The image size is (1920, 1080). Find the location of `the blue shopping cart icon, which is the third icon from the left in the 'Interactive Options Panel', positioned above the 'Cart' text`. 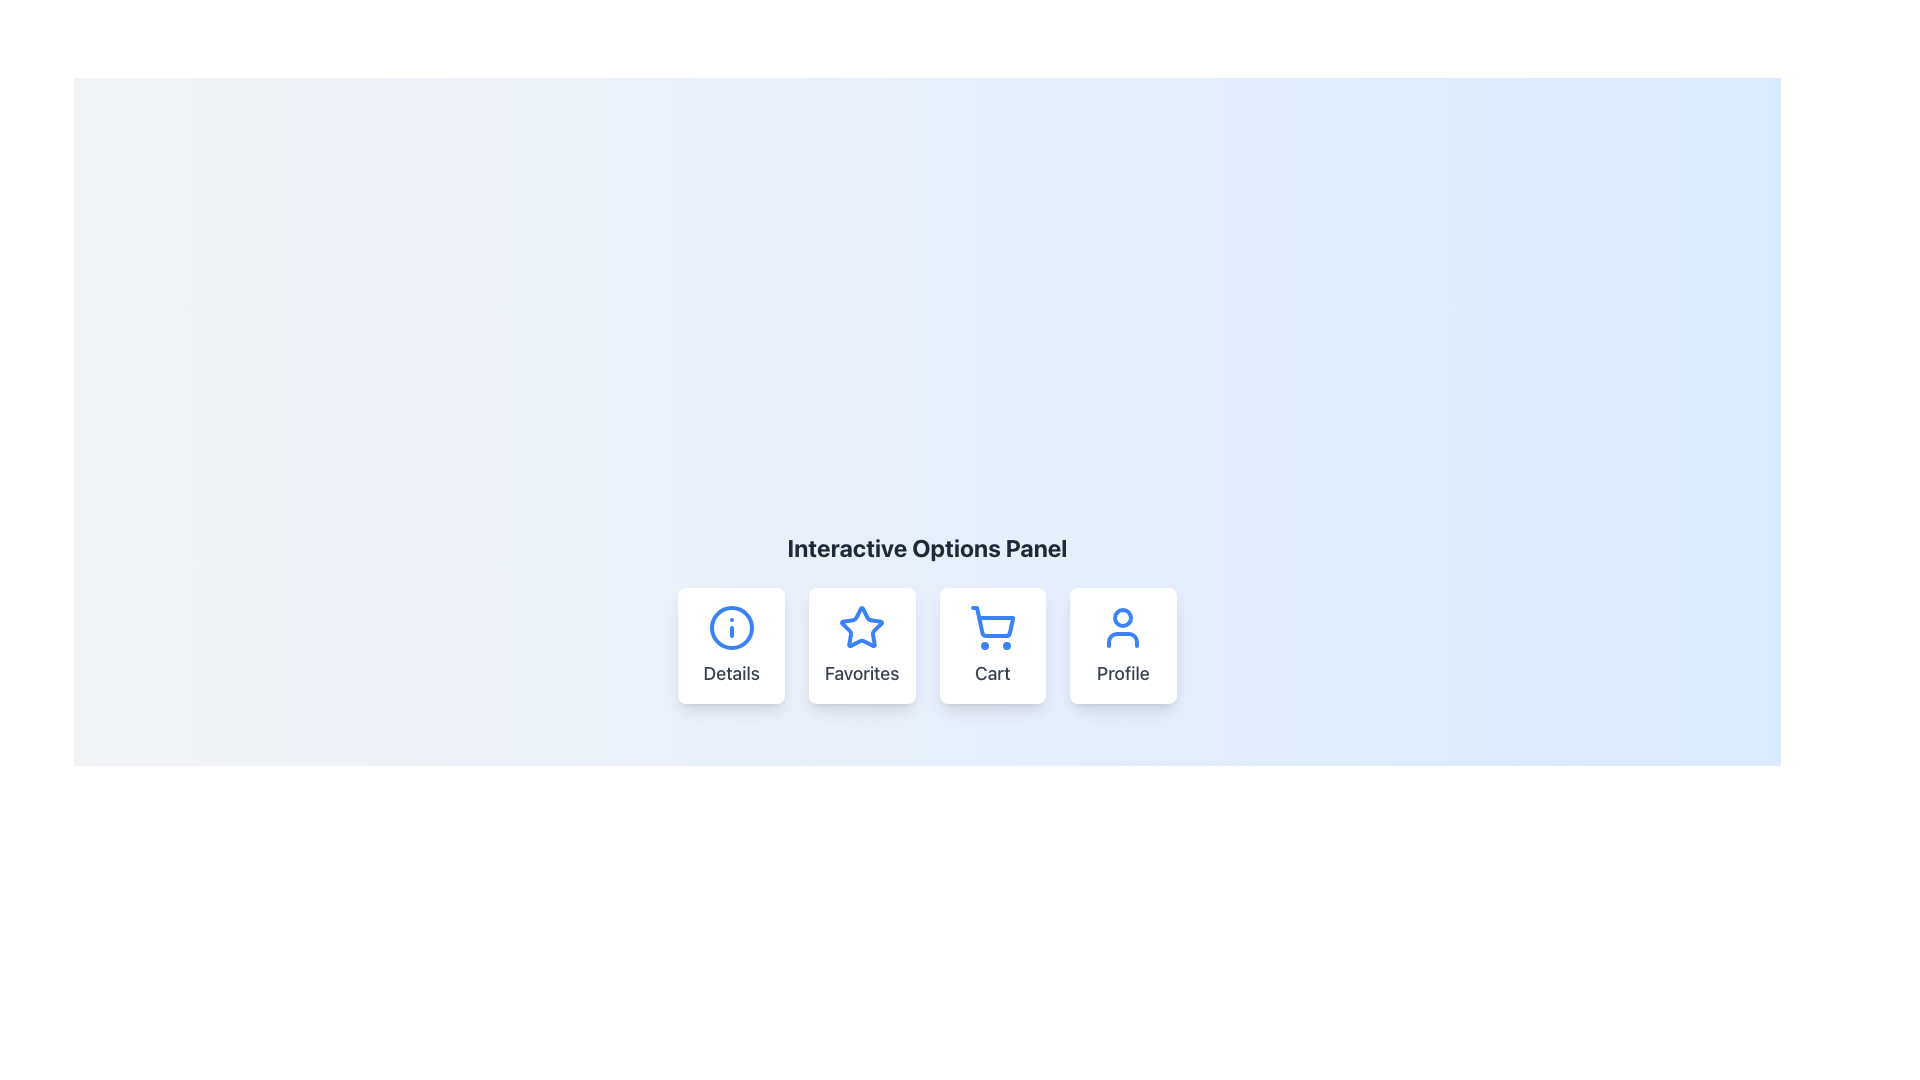

the blue shopping cart icon, which is the third icon from the left in the 'Interactive Options Panel', positioned above the 'Cart' text is located at coordinates (992, 627).